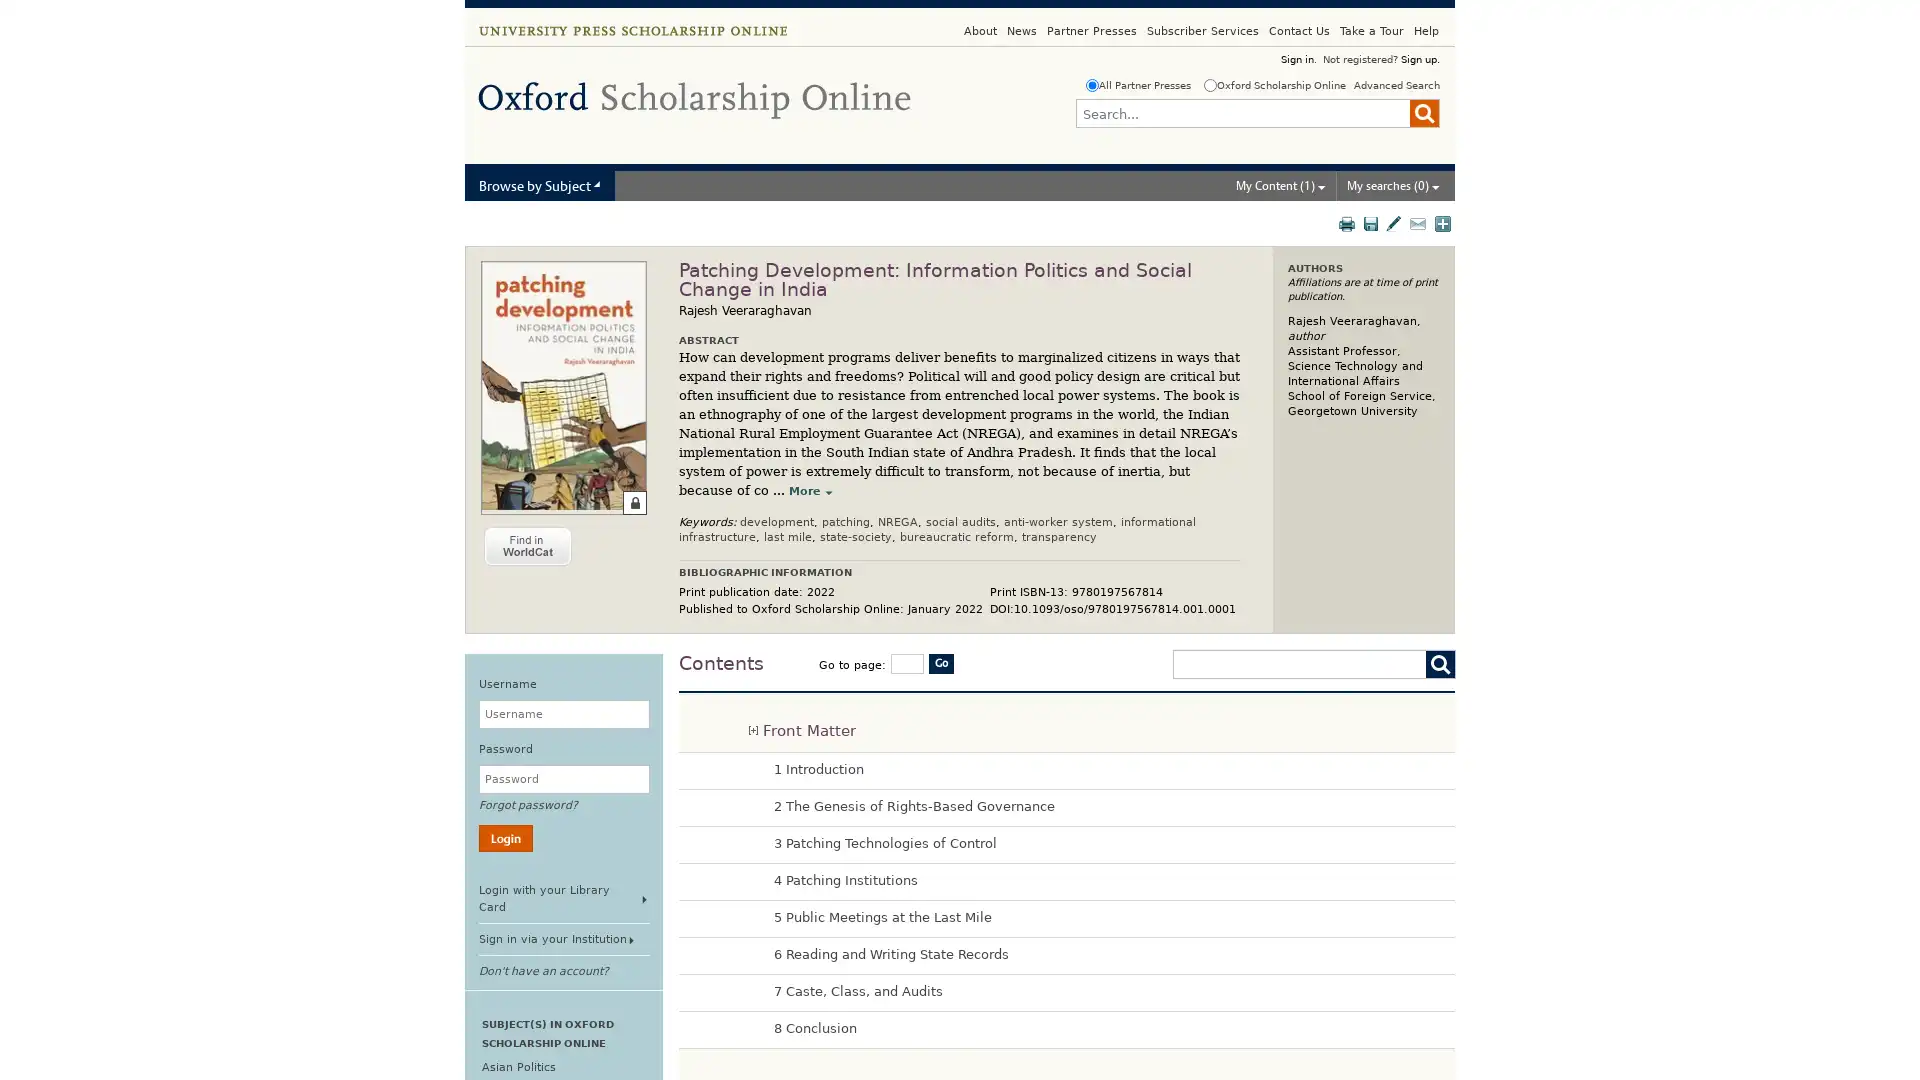 The width and height of the screenshot is (1920, 1080). Describe the element at coordinates (539, 185) in the screenshot. I see `Browse by Subject` at that location.